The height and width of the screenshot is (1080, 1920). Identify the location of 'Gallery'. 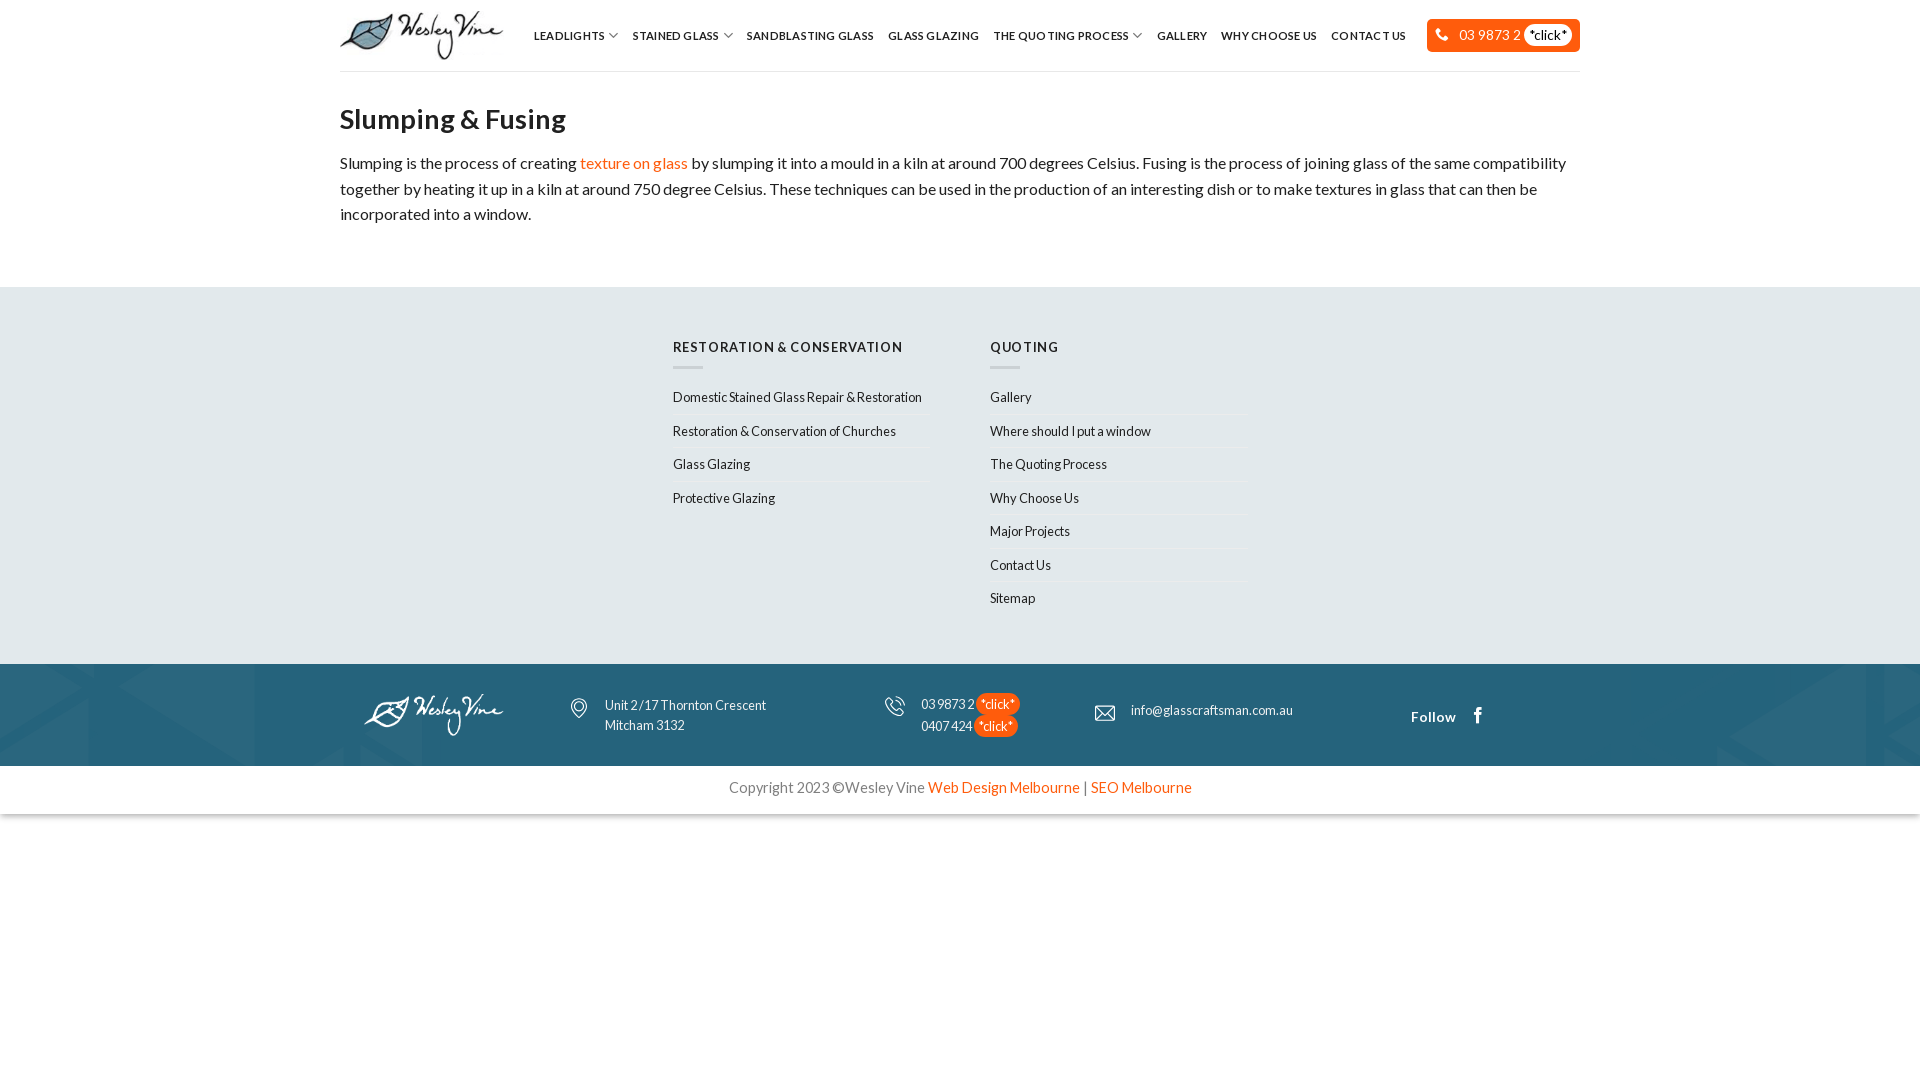
(1011, 397).